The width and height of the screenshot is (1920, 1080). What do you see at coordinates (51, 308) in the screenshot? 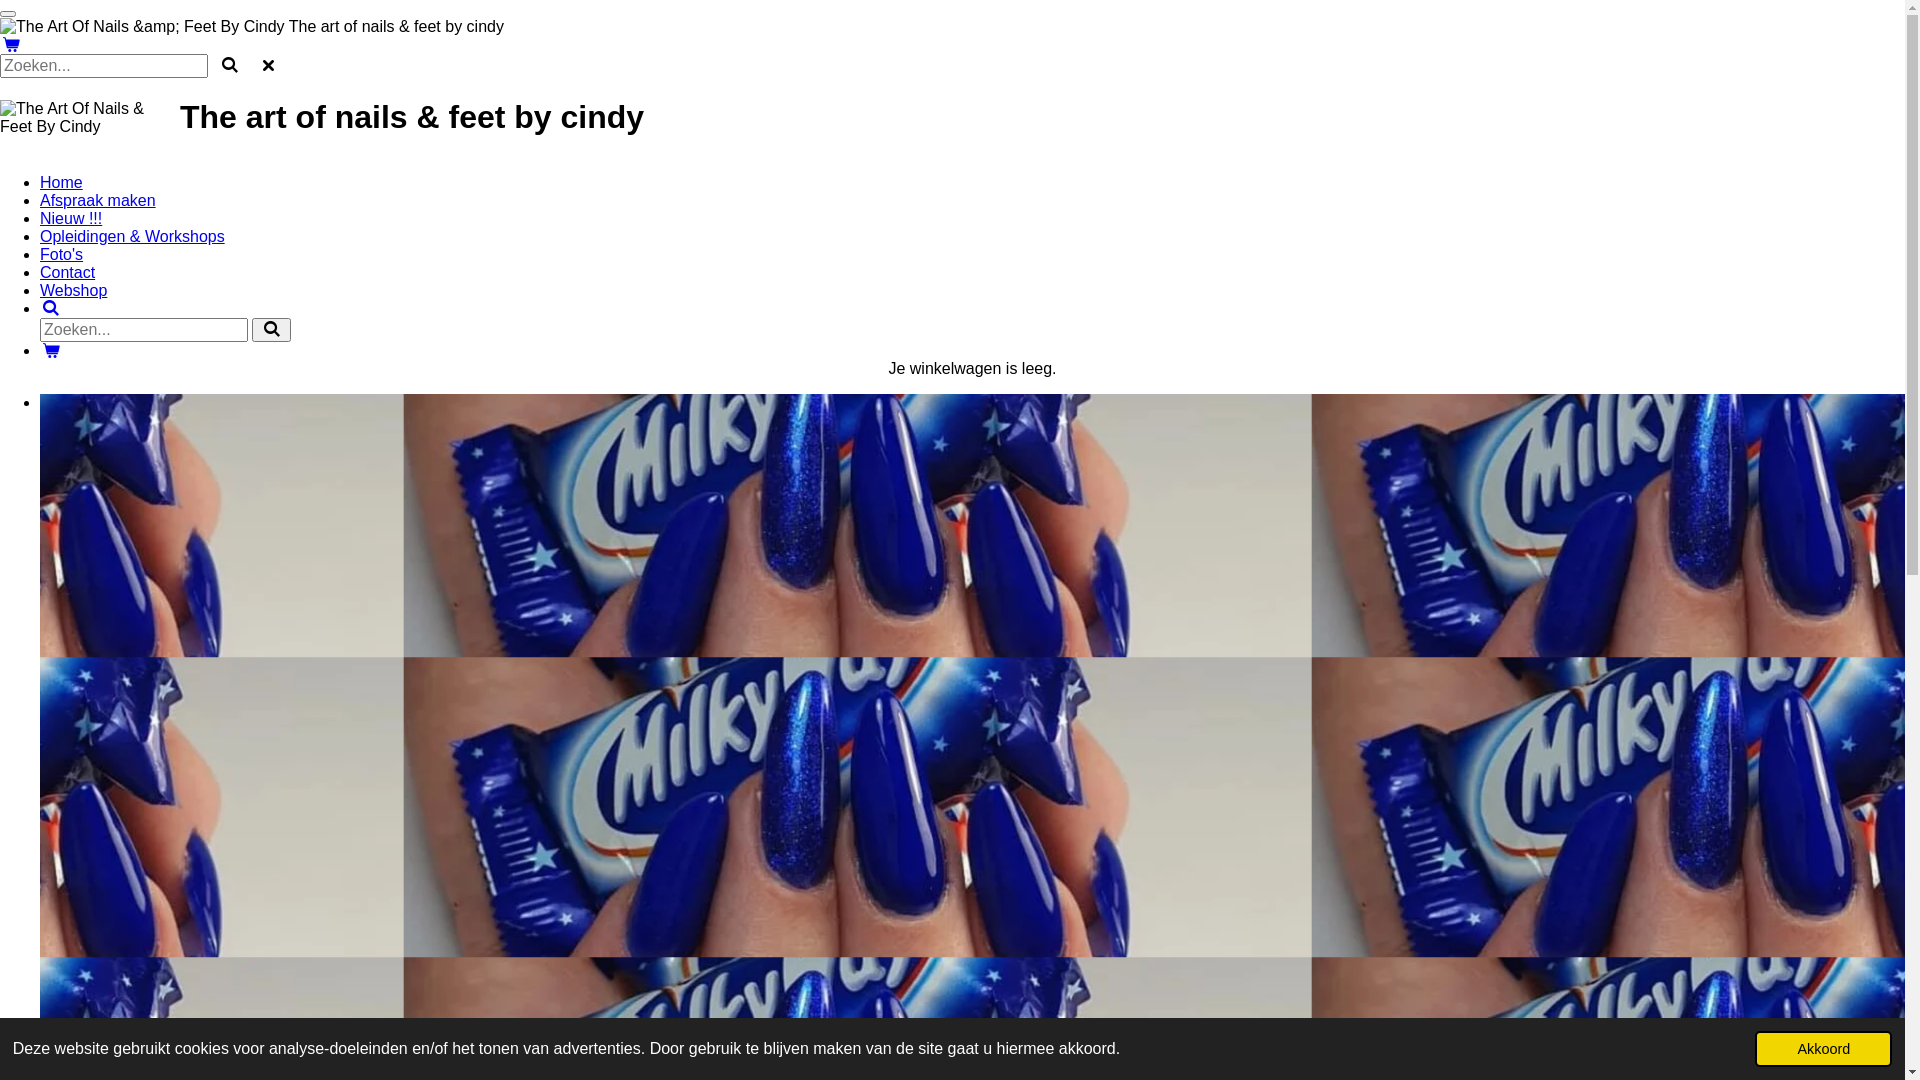
I see `'Zoeken'` at bounding box center [51, 308].